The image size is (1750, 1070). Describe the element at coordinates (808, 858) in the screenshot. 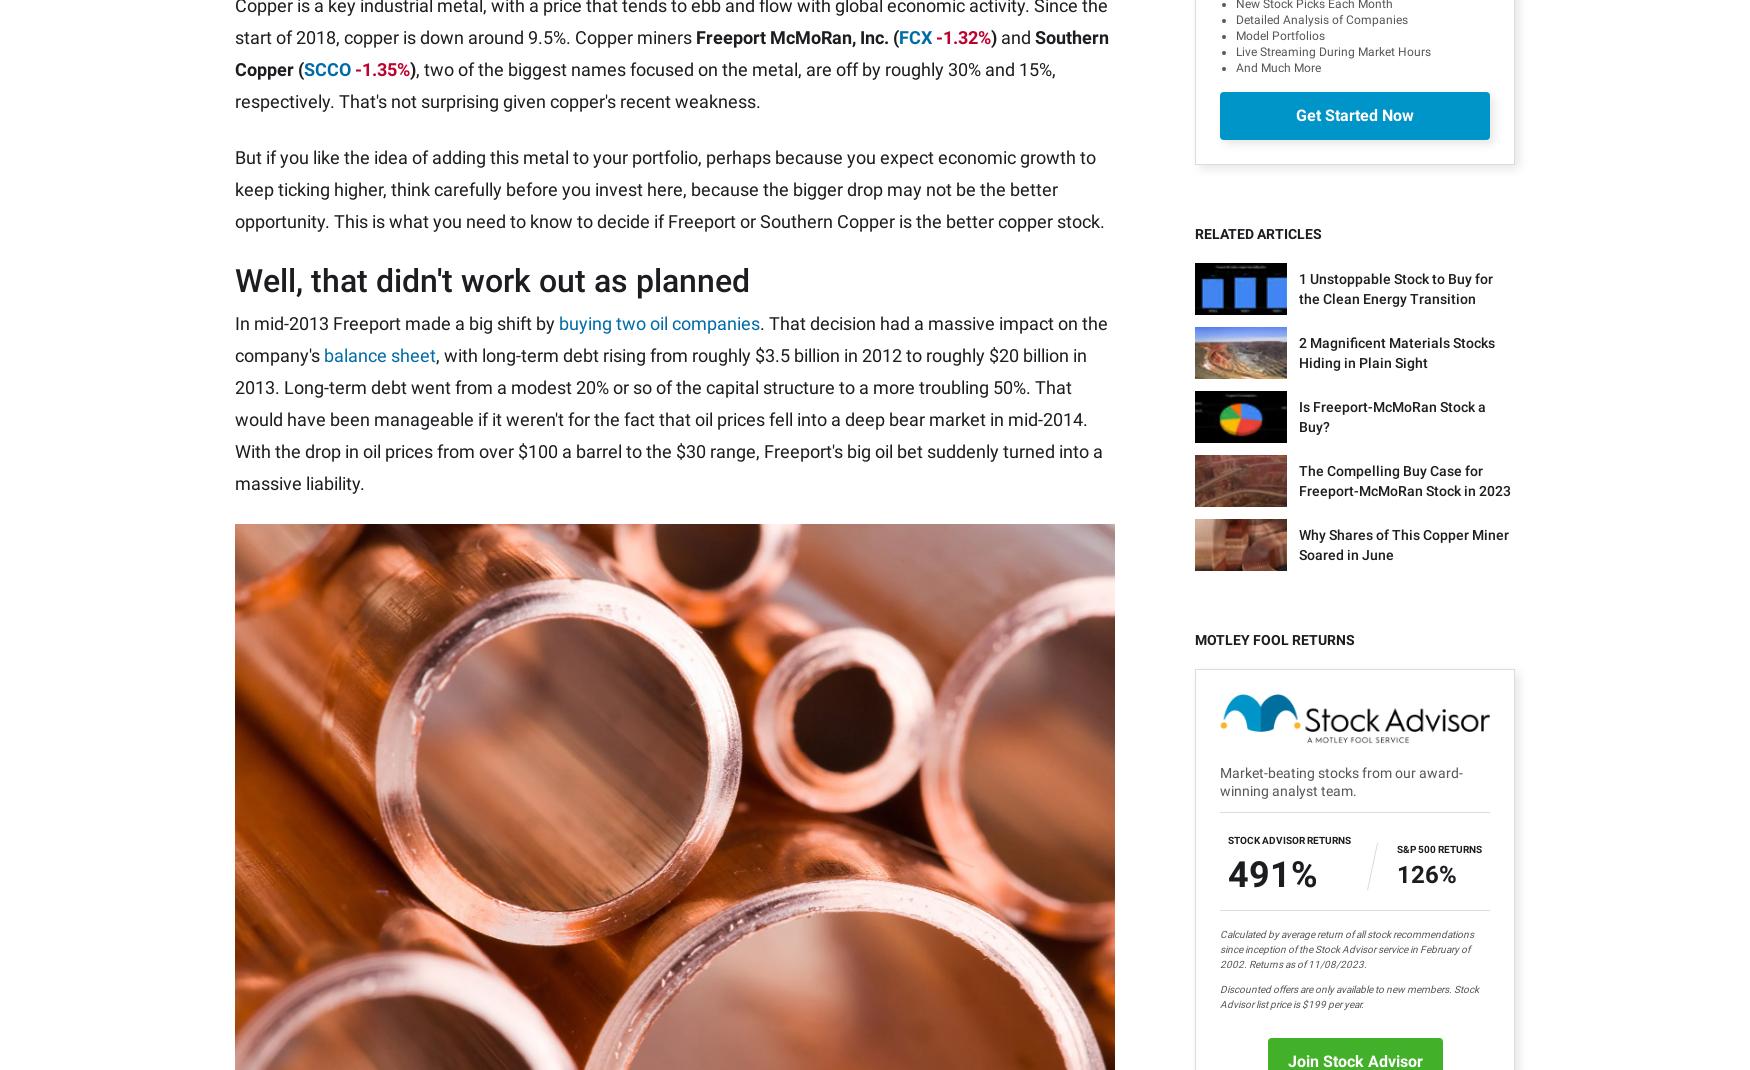

I see `'The Ascent'` at that location.